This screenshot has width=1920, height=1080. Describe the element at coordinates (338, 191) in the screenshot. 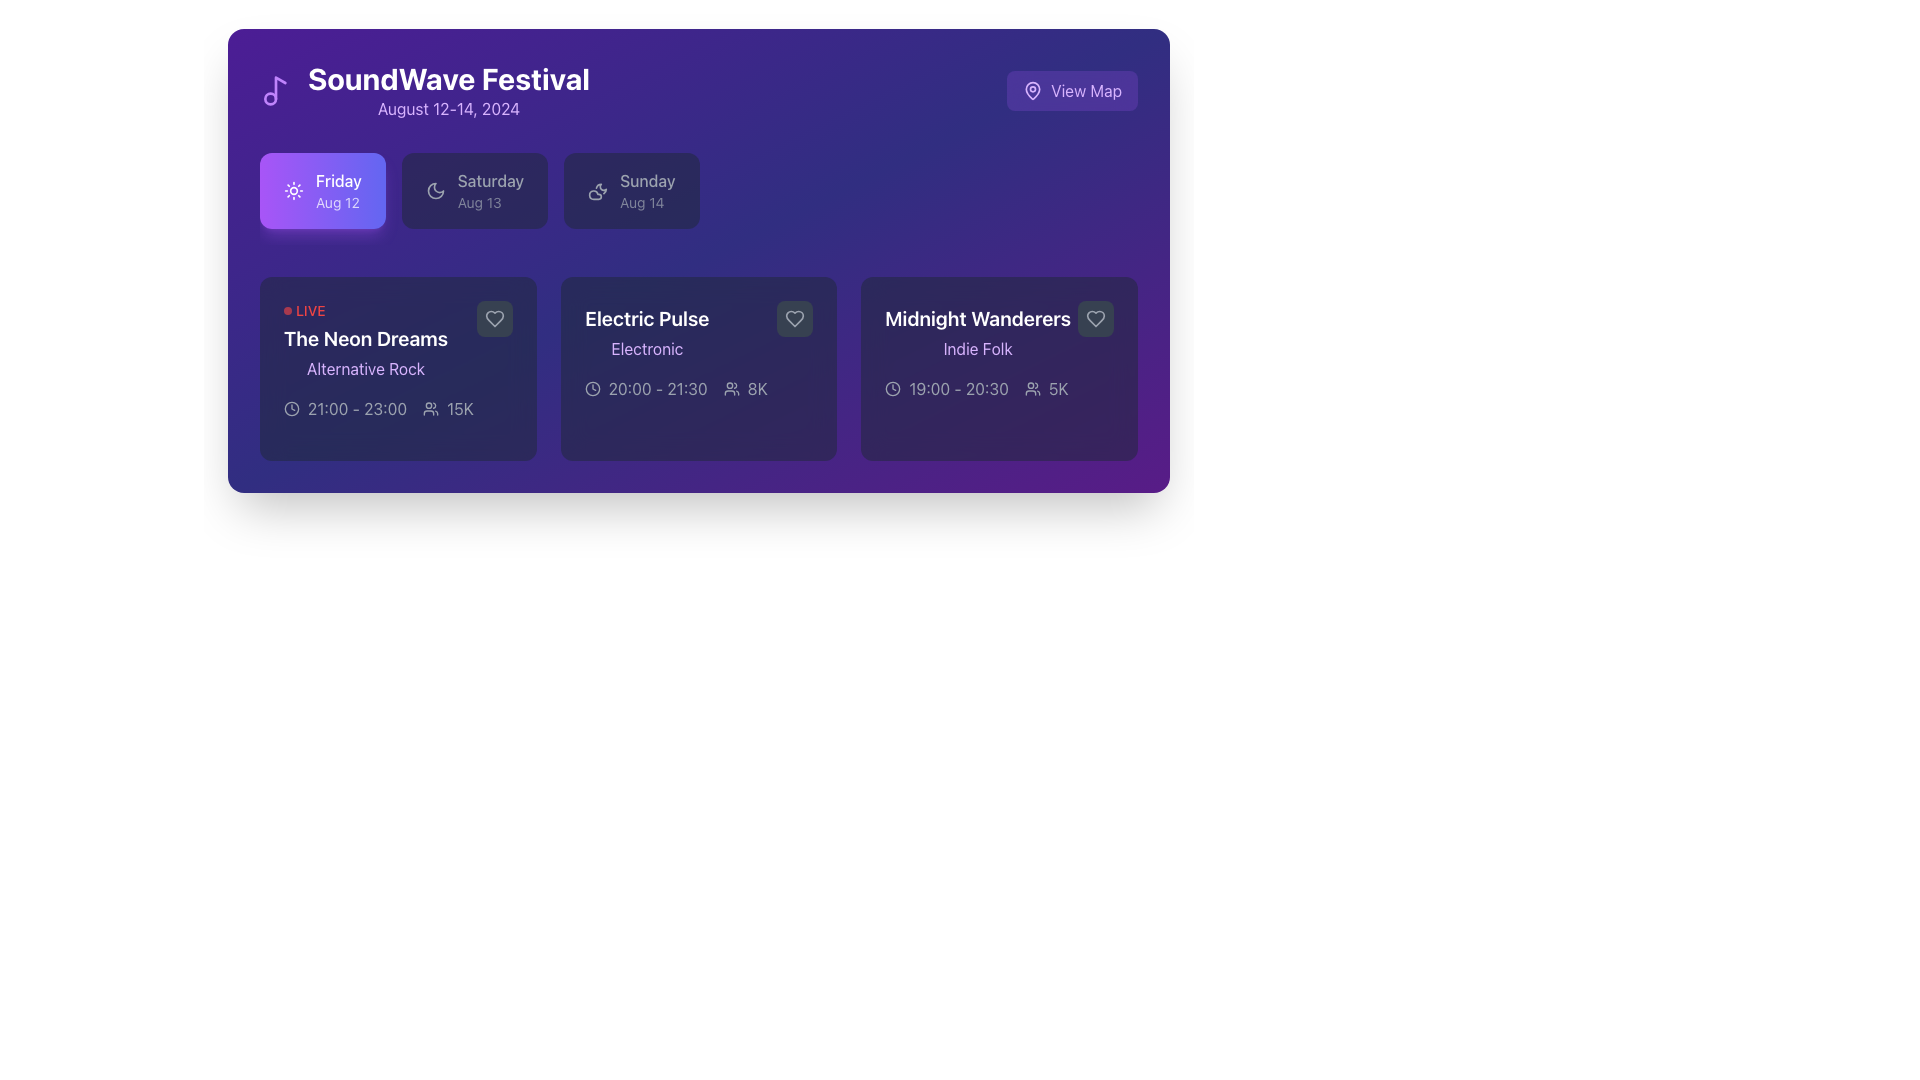

I see `the text block displaying 'Friday' and 'Aug 12'` at that location.